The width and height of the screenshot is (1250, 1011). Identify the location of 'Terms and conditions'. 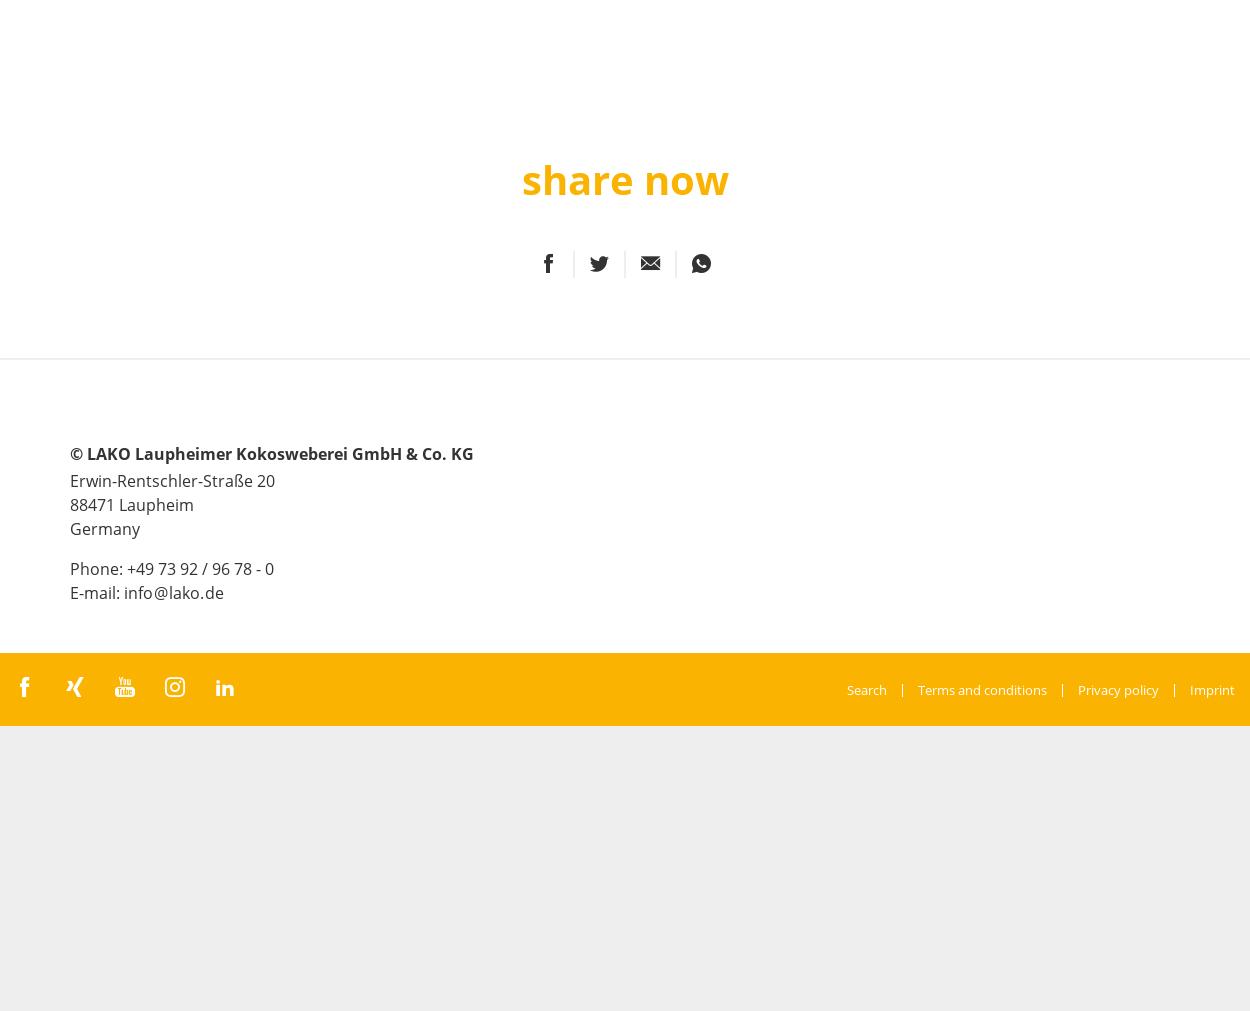
(981, 687).